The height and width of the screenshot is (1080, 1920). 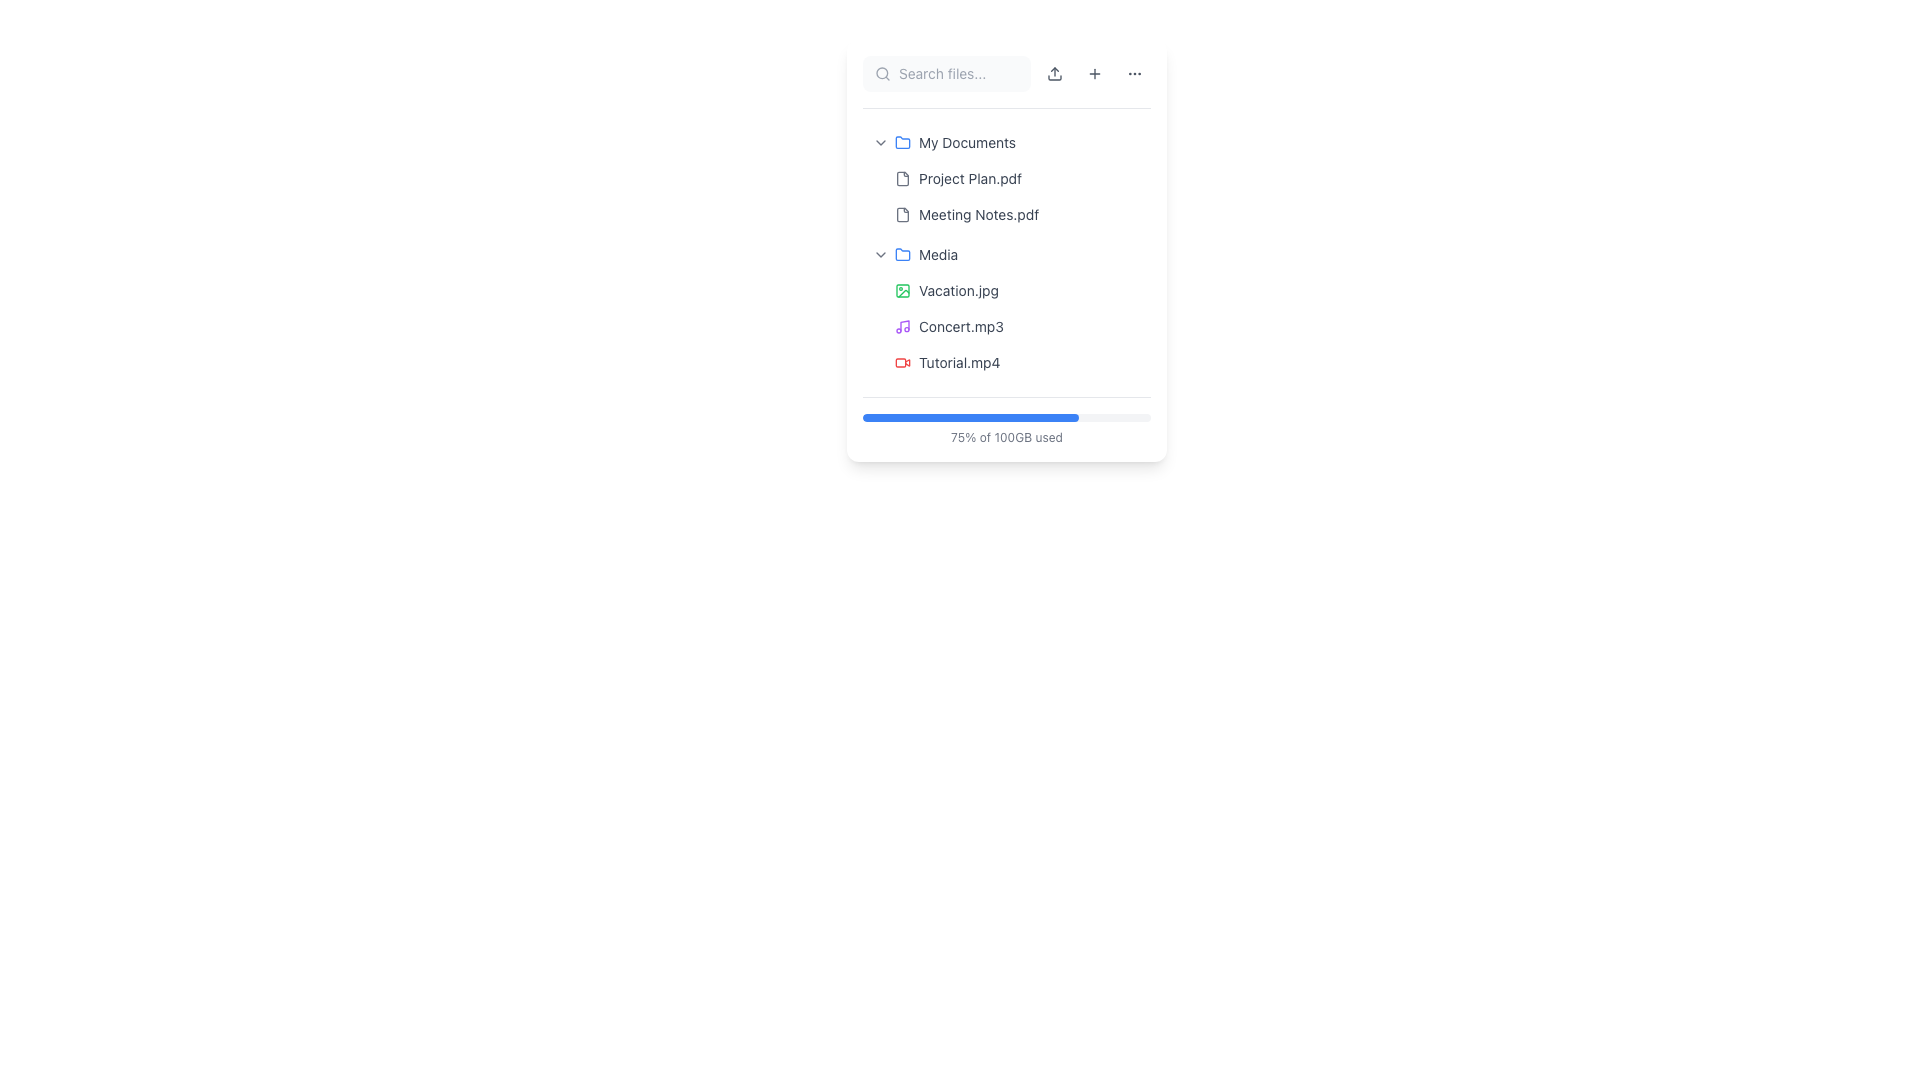 I want to click on the text label that displays detailed numerical information about current storage usage, located beneath the horizontal progress bar, so click(x=1007, y=437).